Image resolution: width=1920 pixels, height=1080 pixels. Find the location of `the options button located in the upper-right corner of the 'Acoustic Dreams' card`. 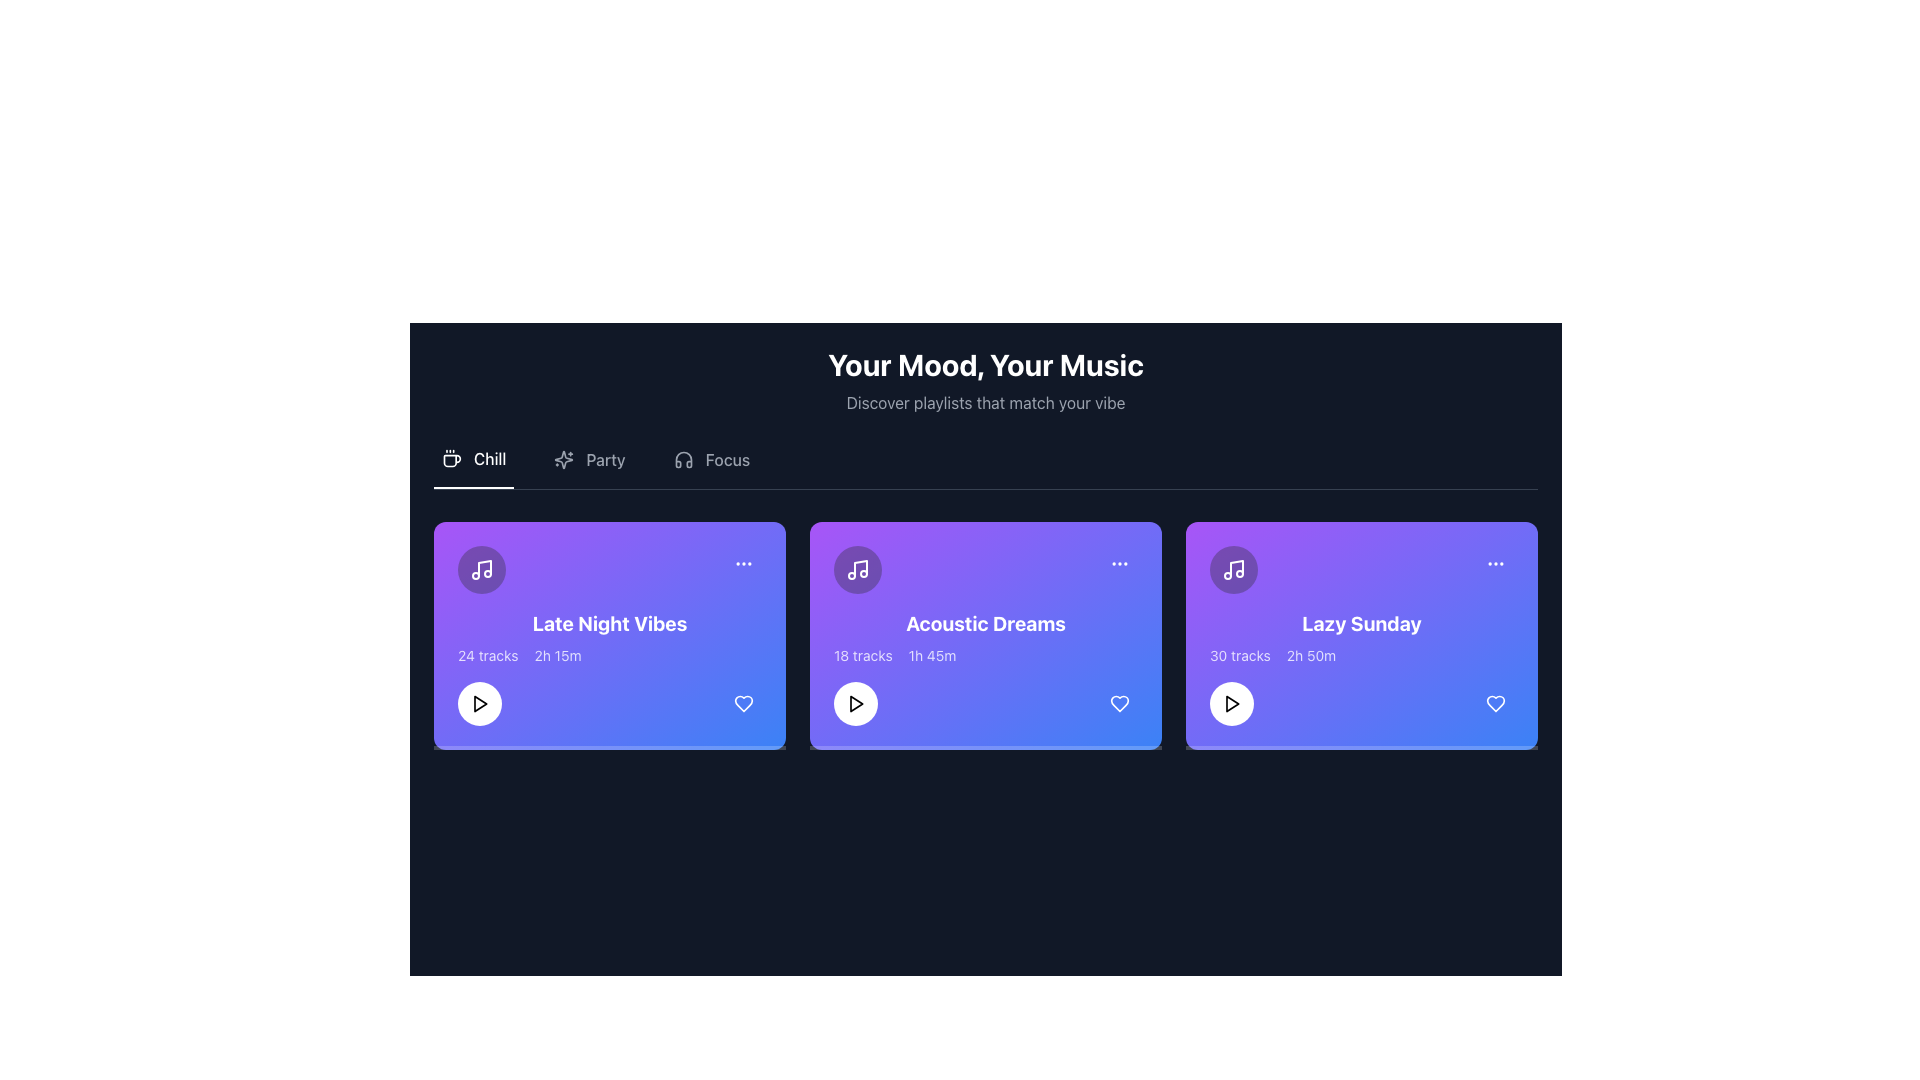

the options button located in the upper-right corner of the 'Acoustic Dreams' card is located at coordinates (1118, 563).